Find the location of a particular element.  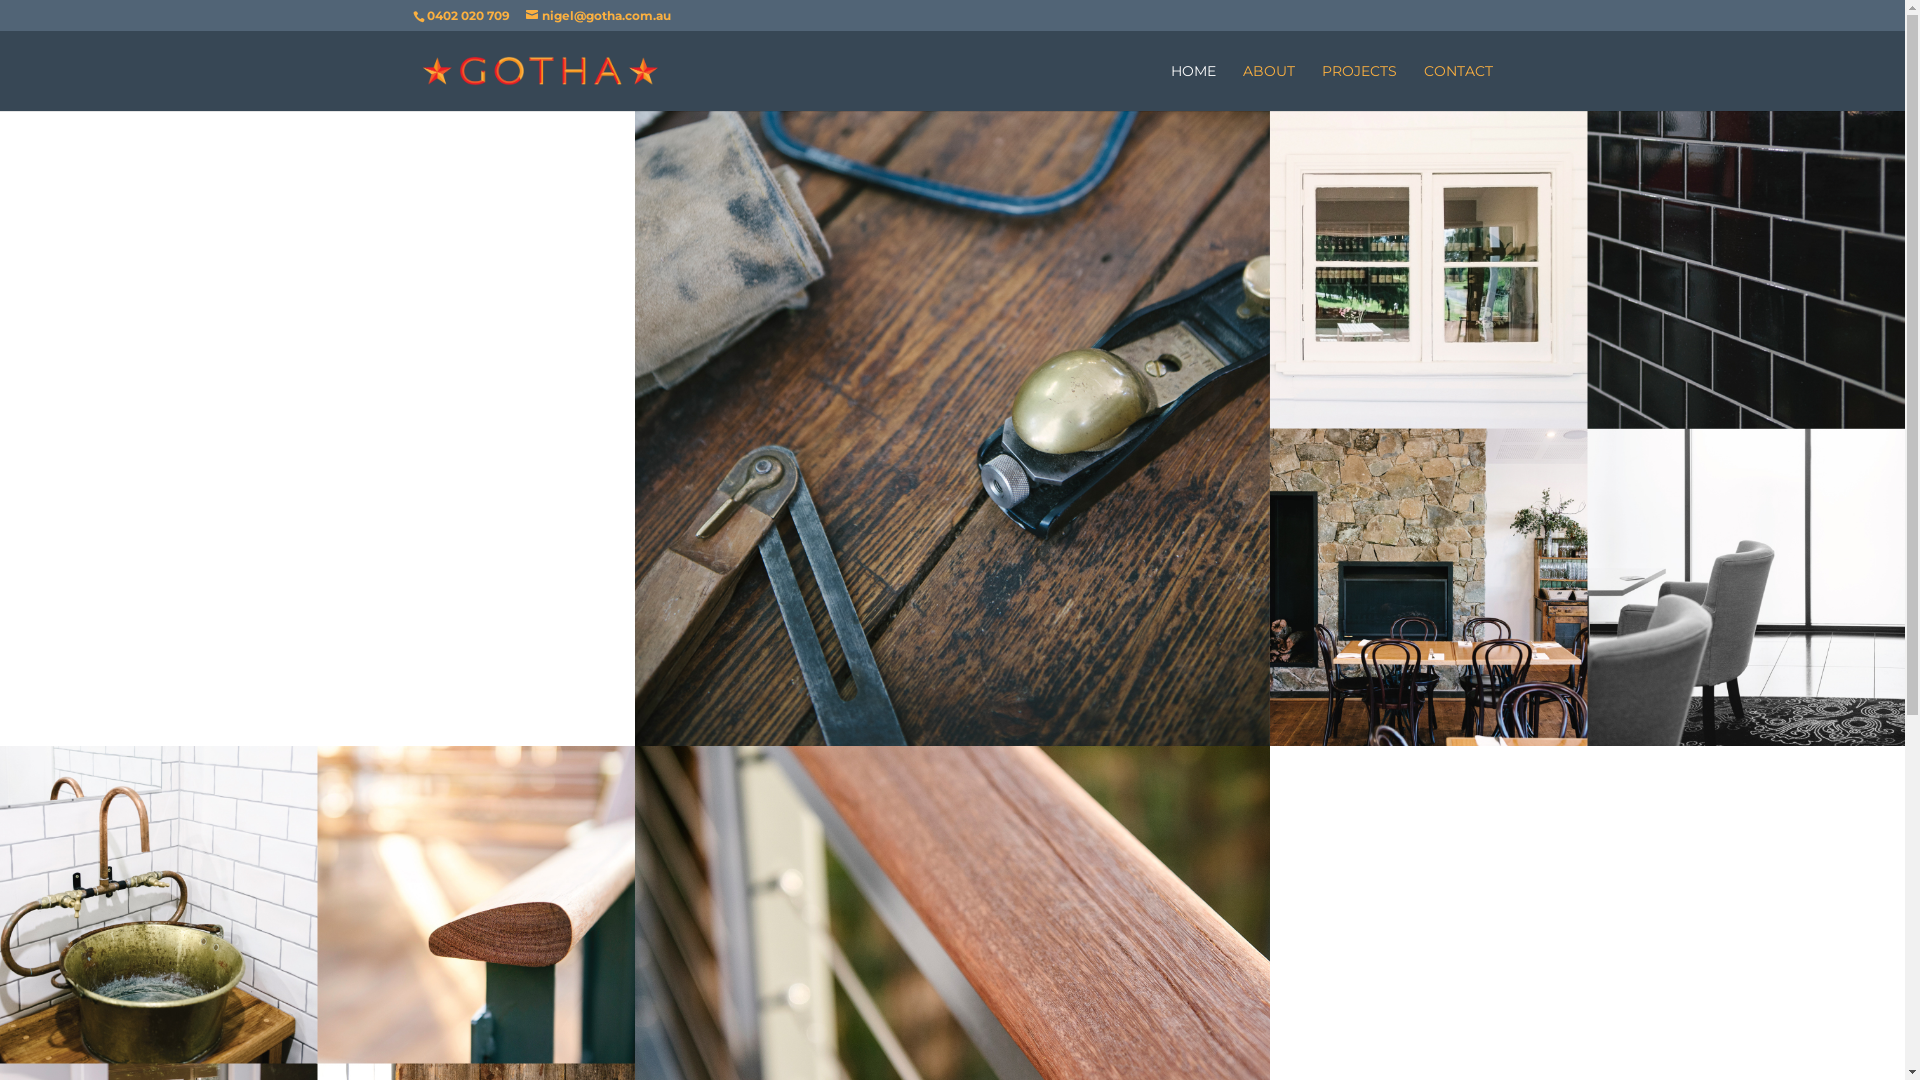

'HOME' is located at coordinates (1192, 86).